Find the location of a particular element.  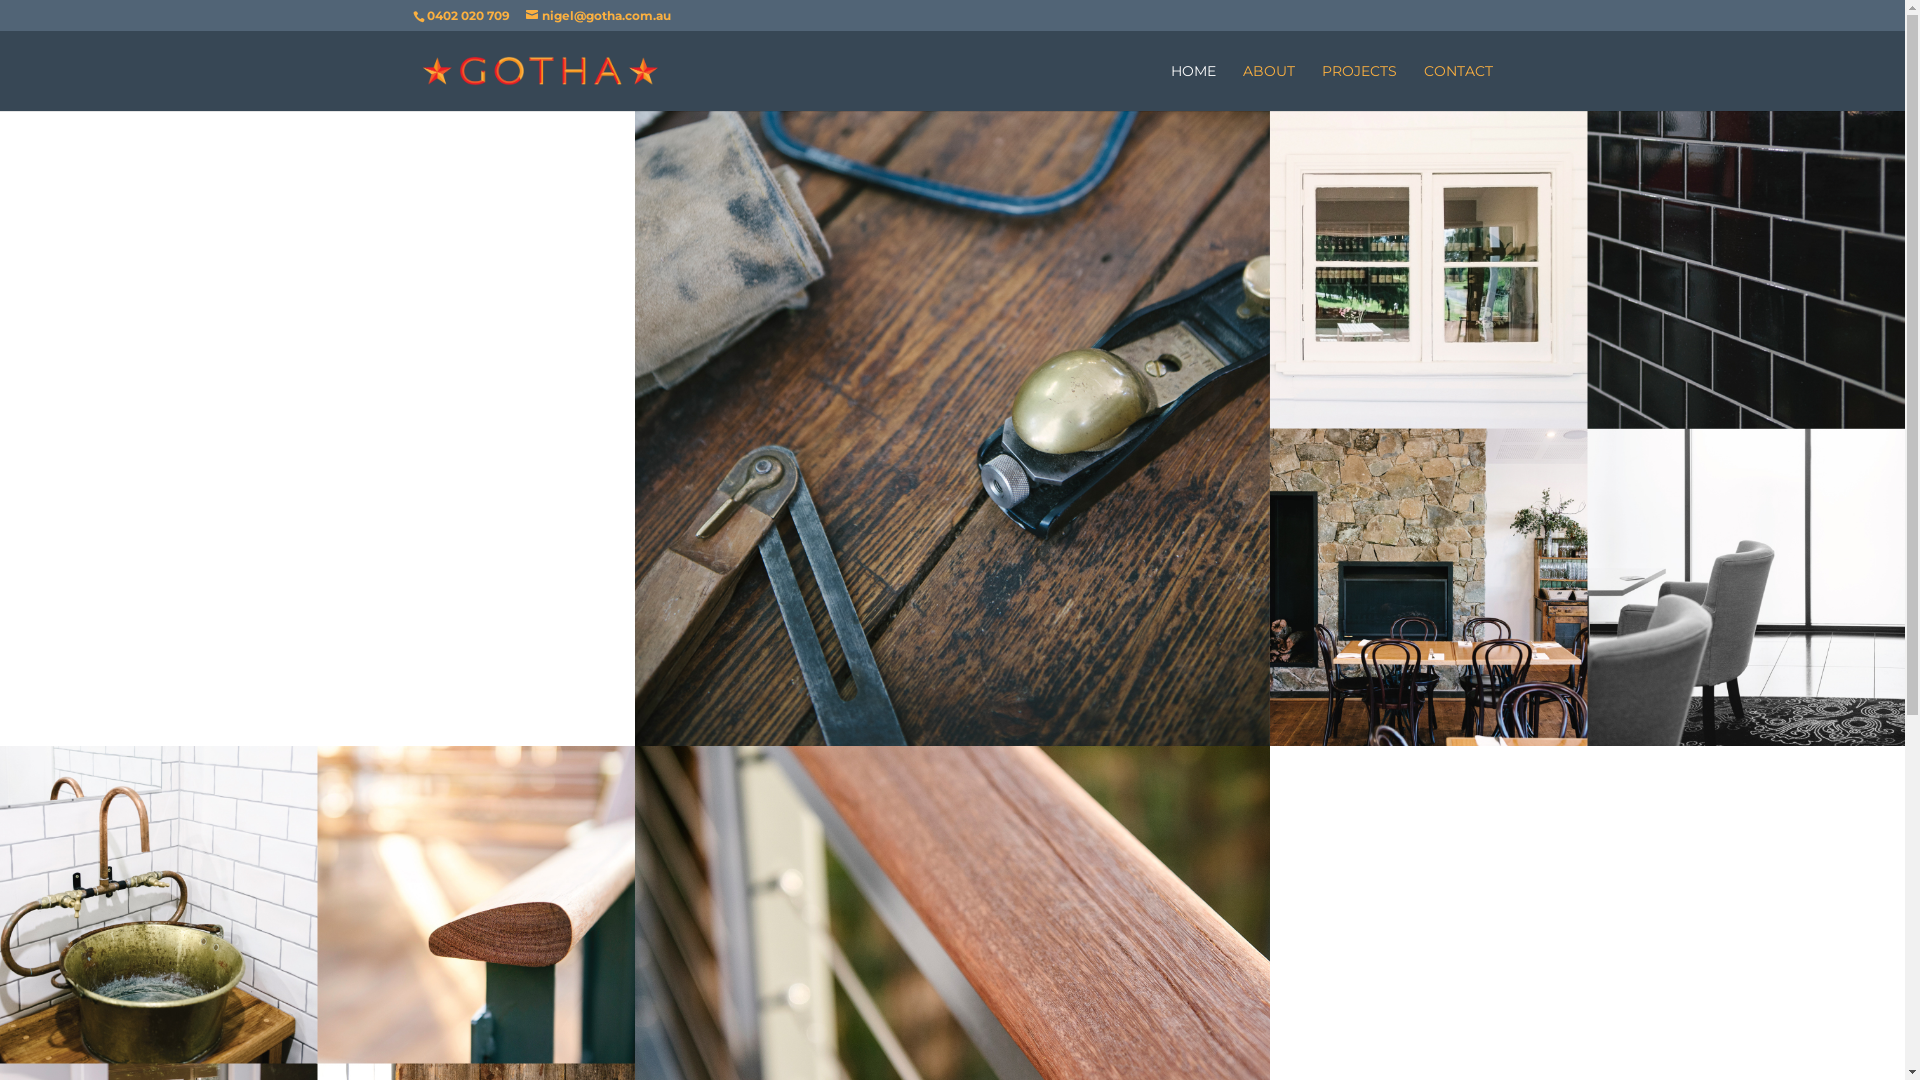

'HOME' is located at coordinates (1192, 86).